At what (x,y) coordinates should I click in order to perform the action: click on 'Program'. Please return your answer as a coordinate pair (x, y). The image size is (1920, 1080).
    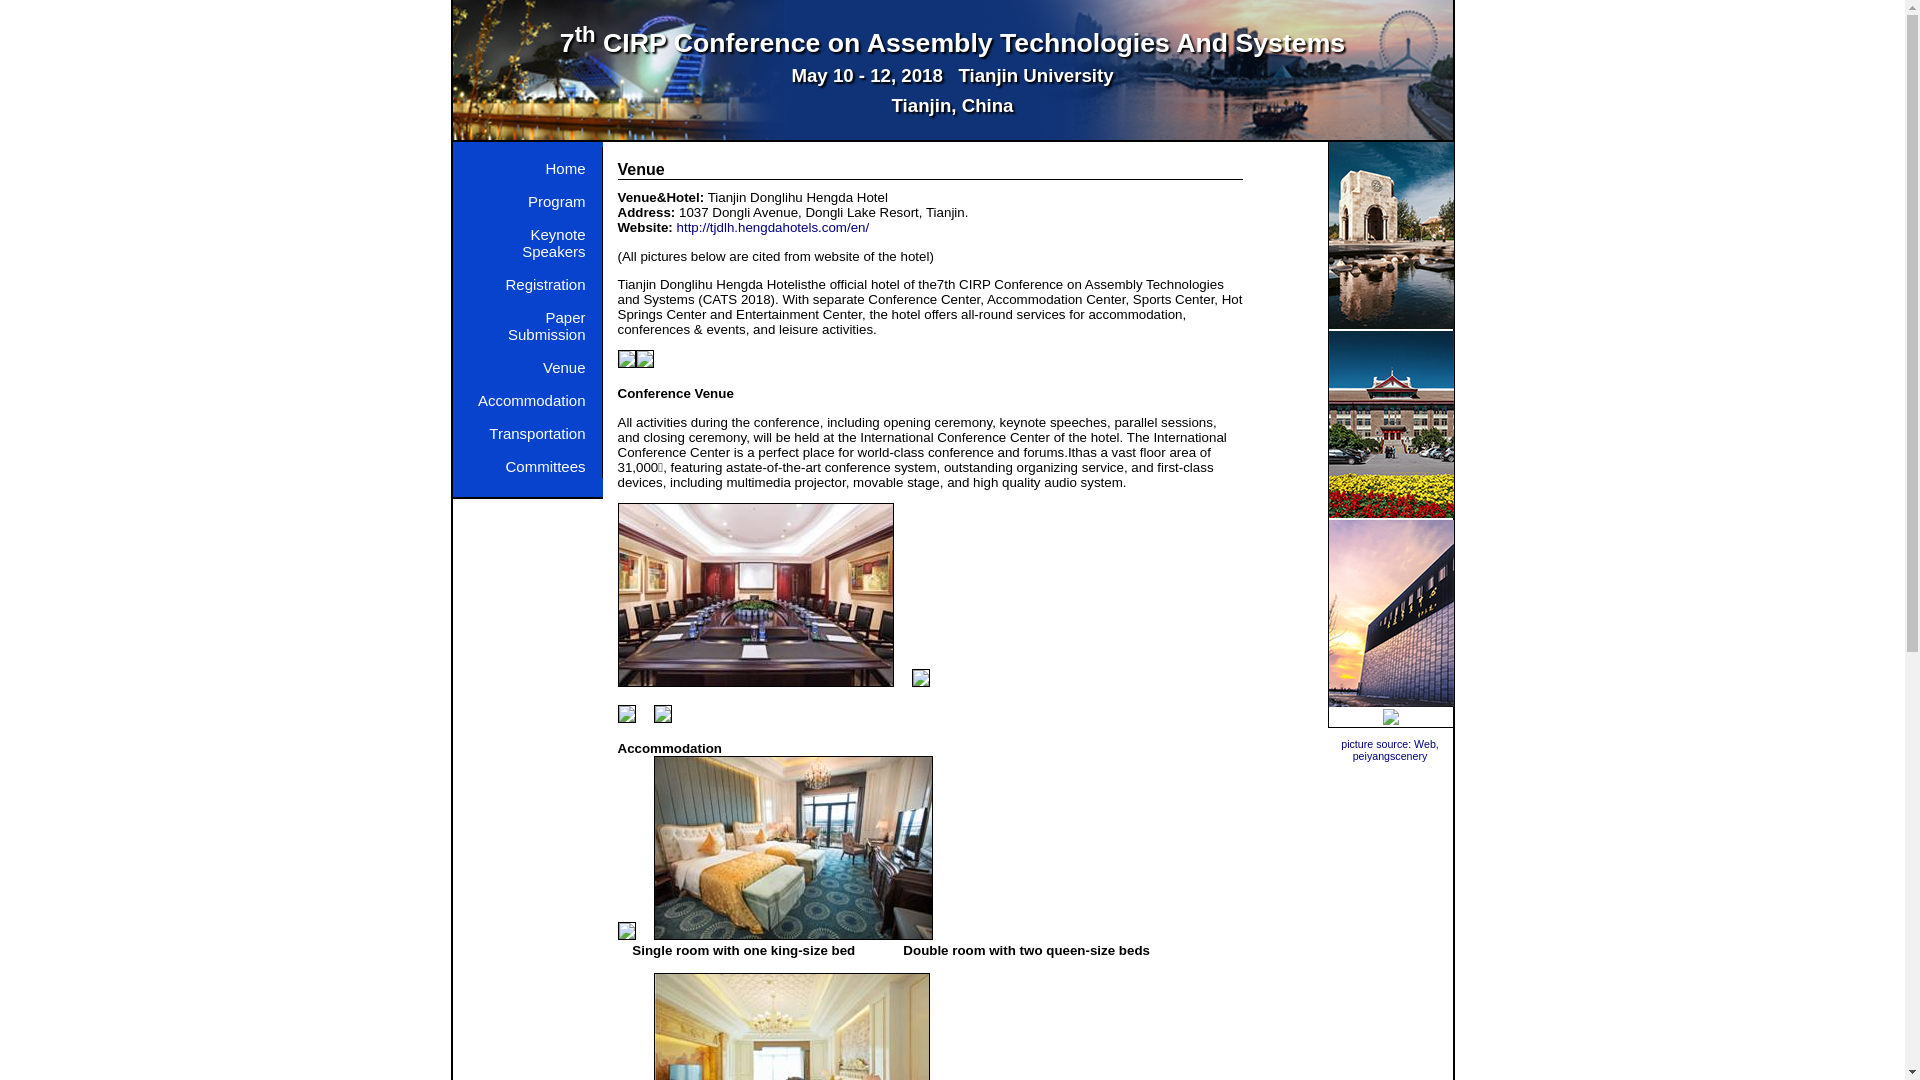
    Looking at the image, I should click on (526, 196).